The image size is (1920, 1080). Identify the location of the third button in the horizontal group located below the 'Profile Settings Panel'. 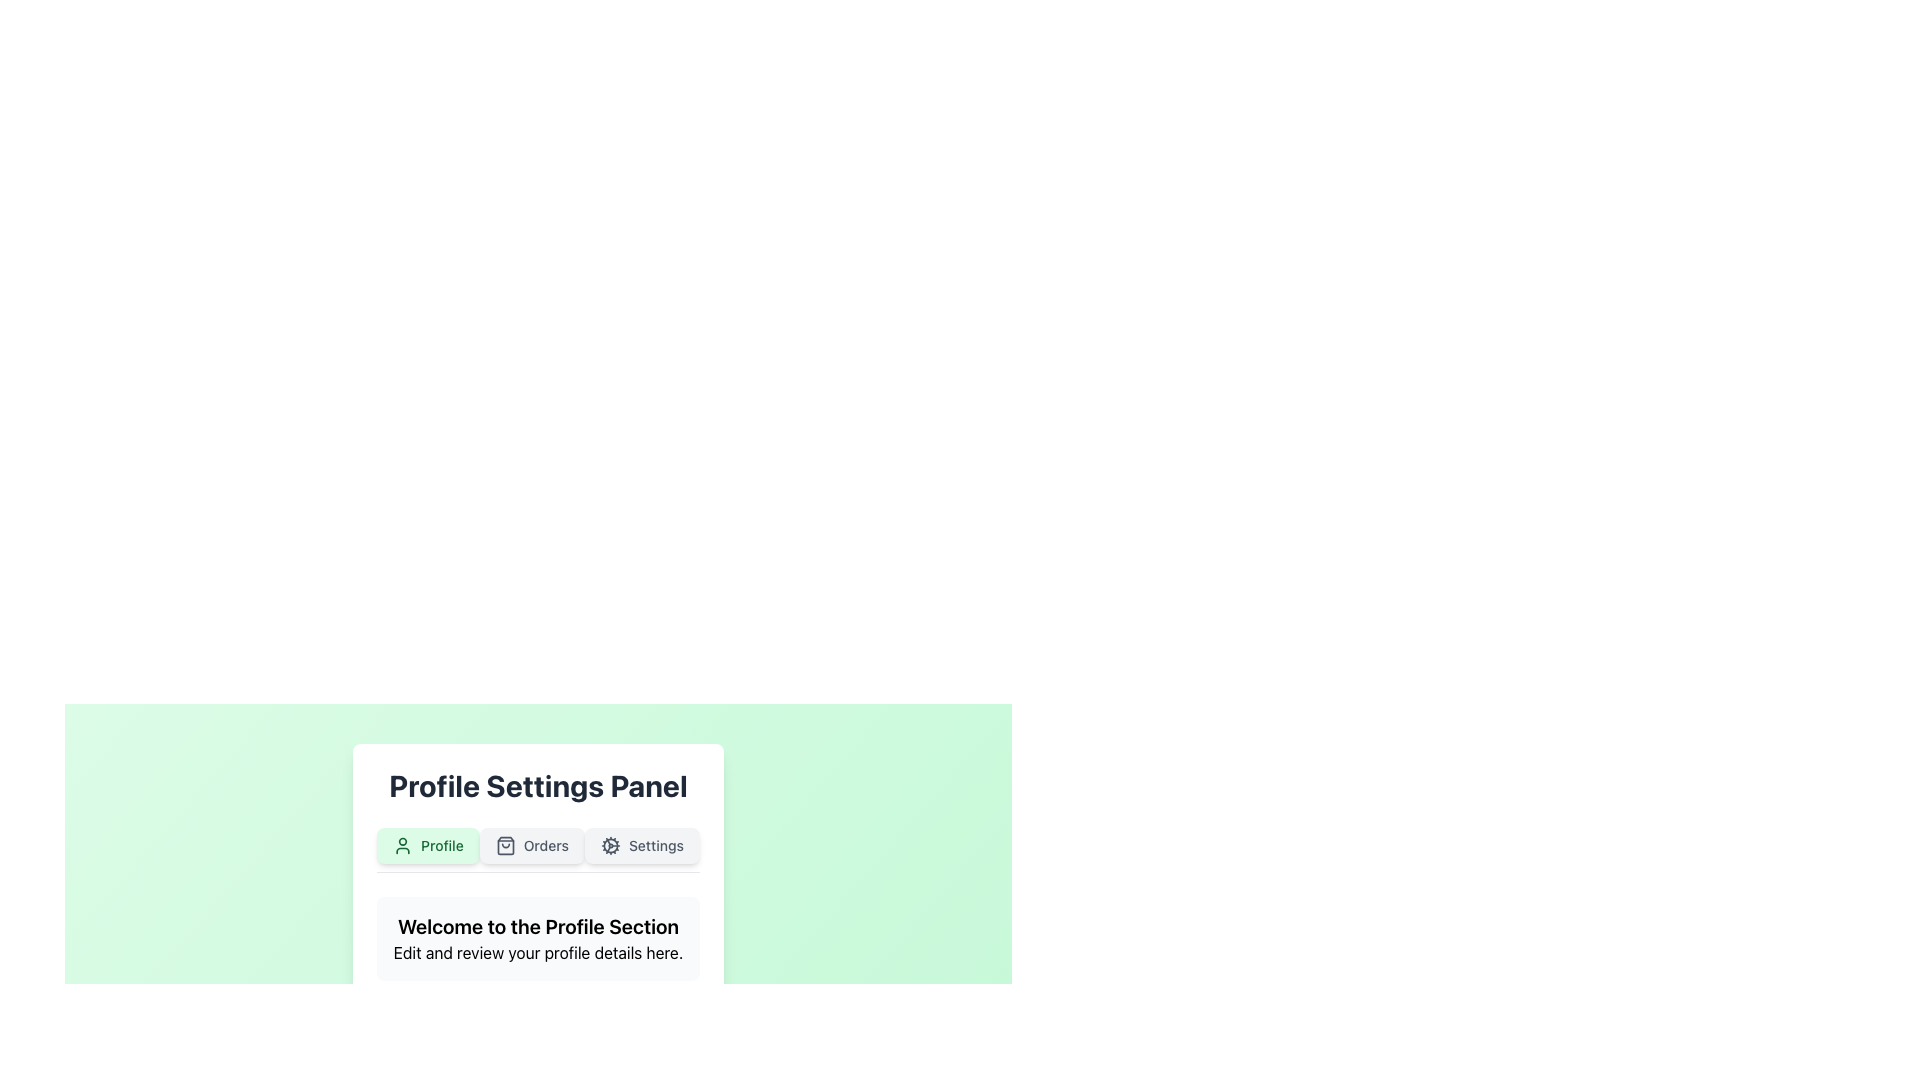
(642, 845).